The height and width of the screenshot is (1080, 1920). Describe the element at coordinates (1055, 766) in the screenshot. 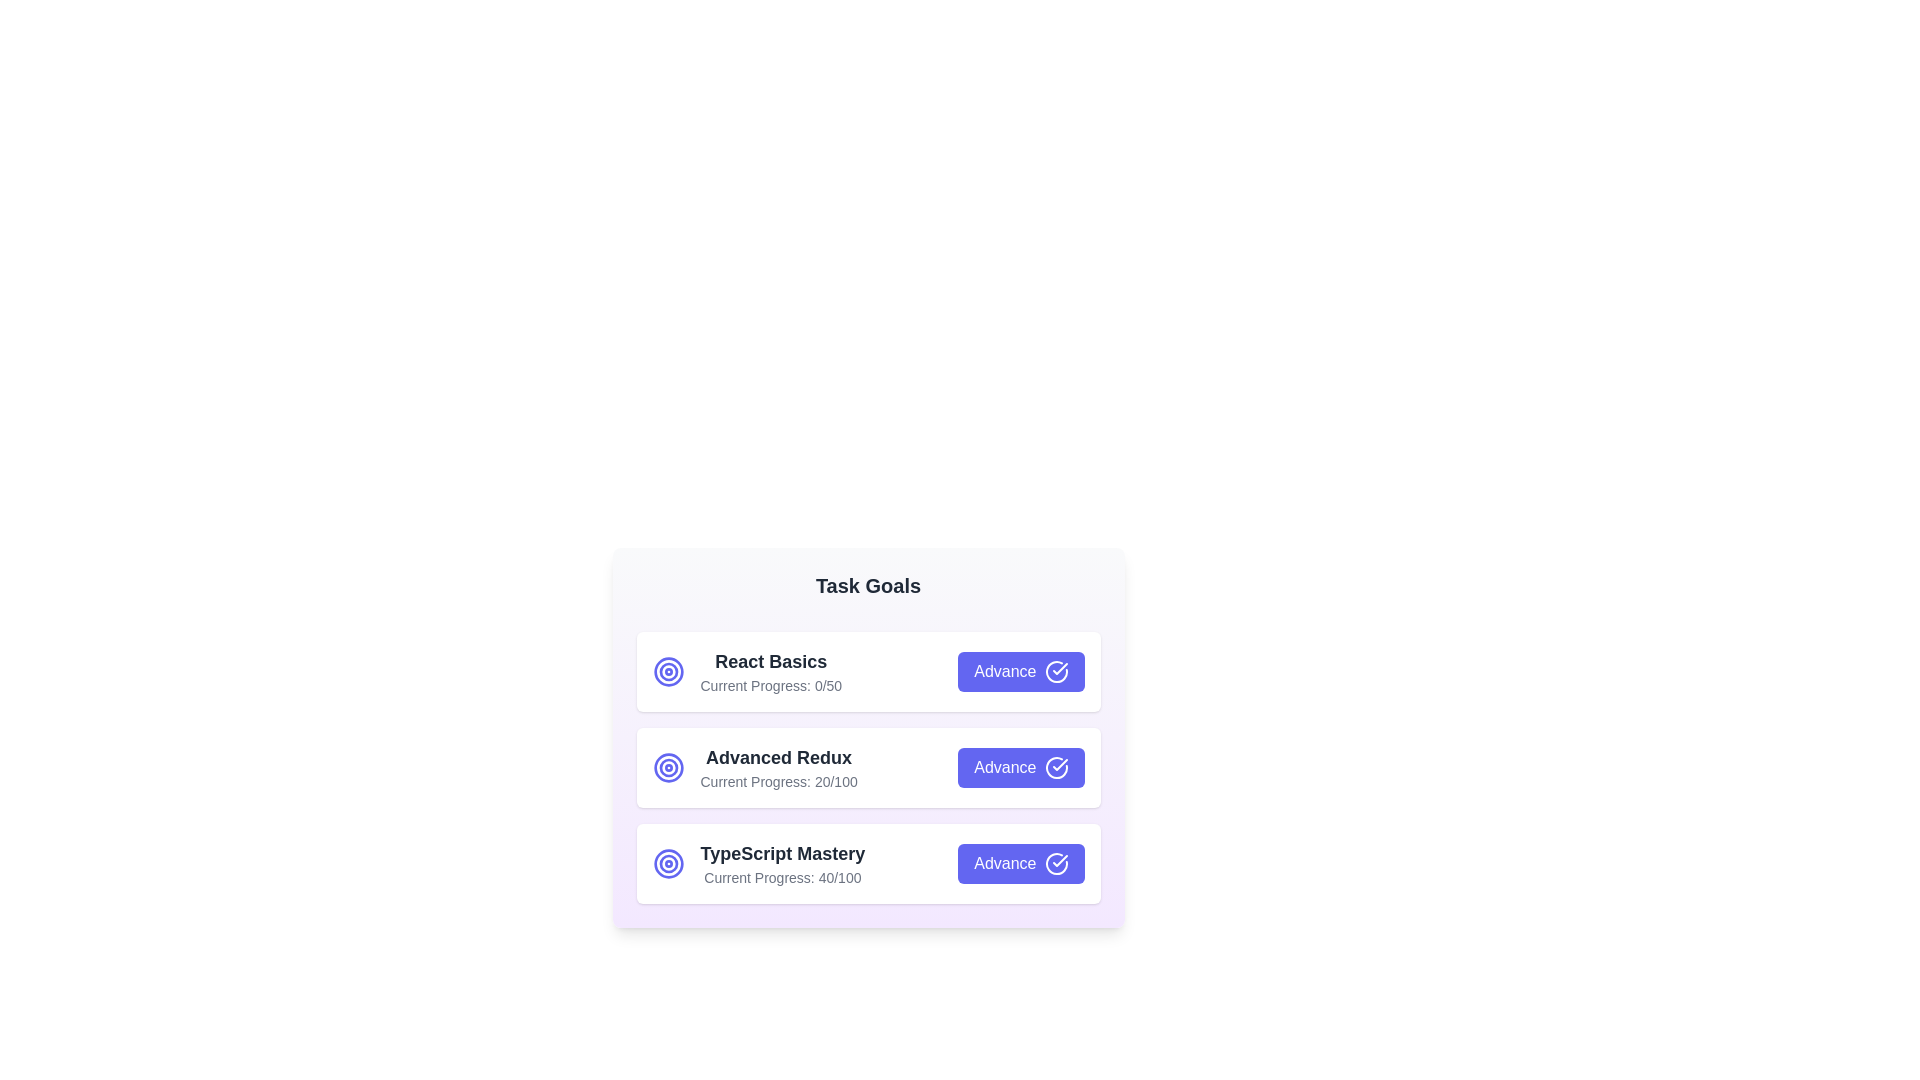

I see `the circular checkmark icon located on the right side of the 'Advance' button, which has a purple background and white text` at that location.